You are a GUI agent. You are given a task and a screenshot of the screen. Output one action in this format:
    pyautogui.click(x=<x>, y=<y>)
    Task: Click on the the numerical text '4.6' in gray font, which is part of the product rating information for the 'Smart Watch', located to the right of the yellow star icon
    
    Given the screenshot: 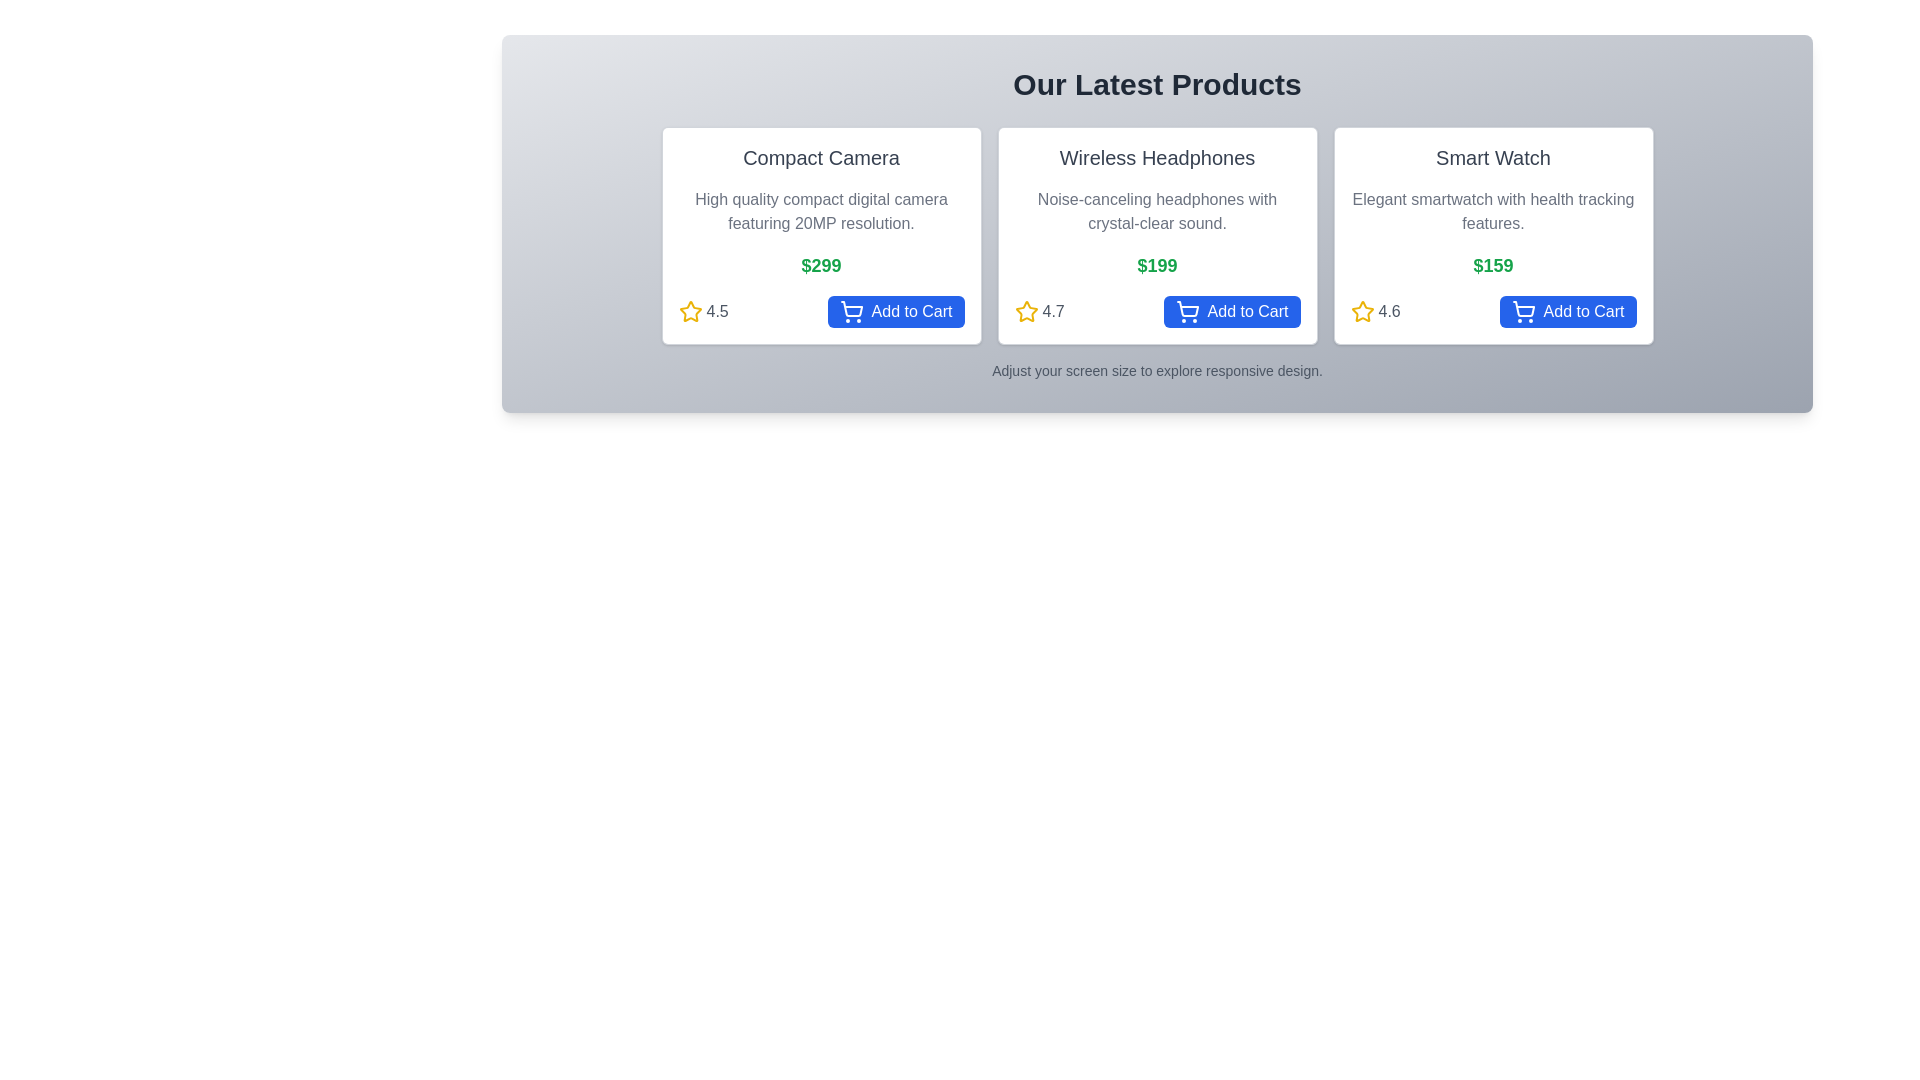 What is the action you would take?
    pyautogui.click(x=1388, y=312)
    